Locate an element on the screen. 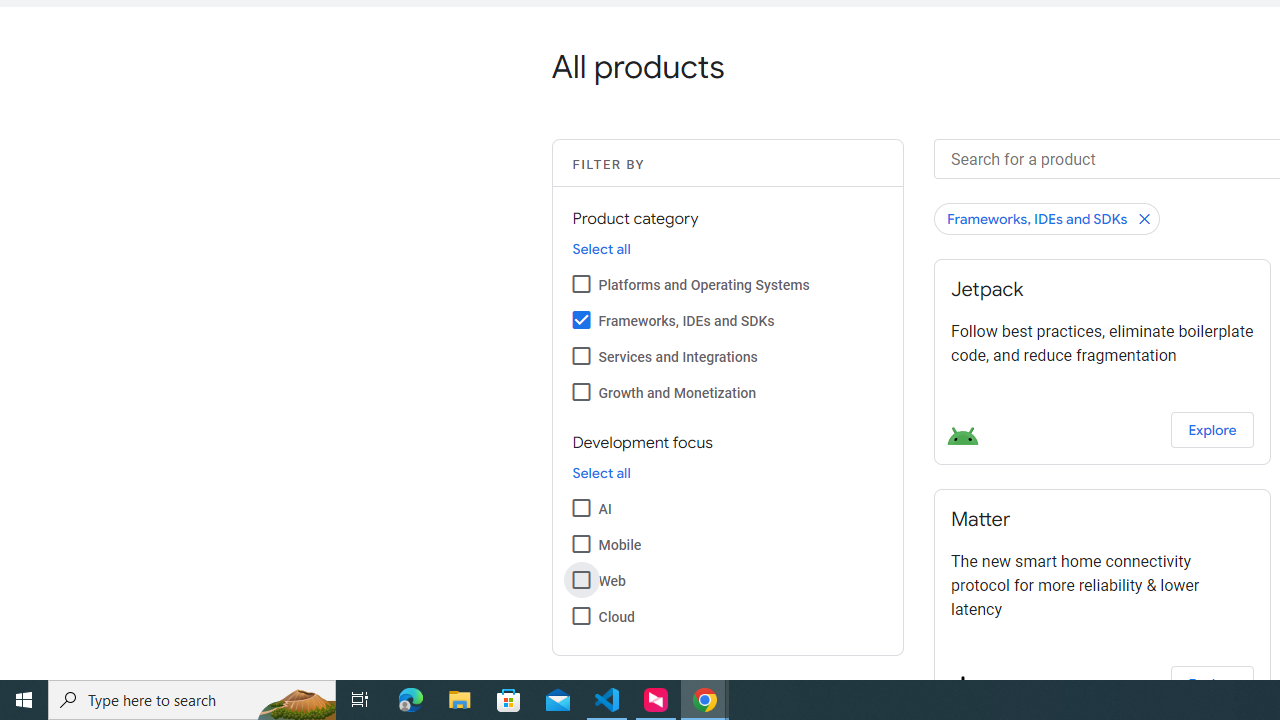  'Platforms and Operating Systems' is located at coordinates (580, 283).